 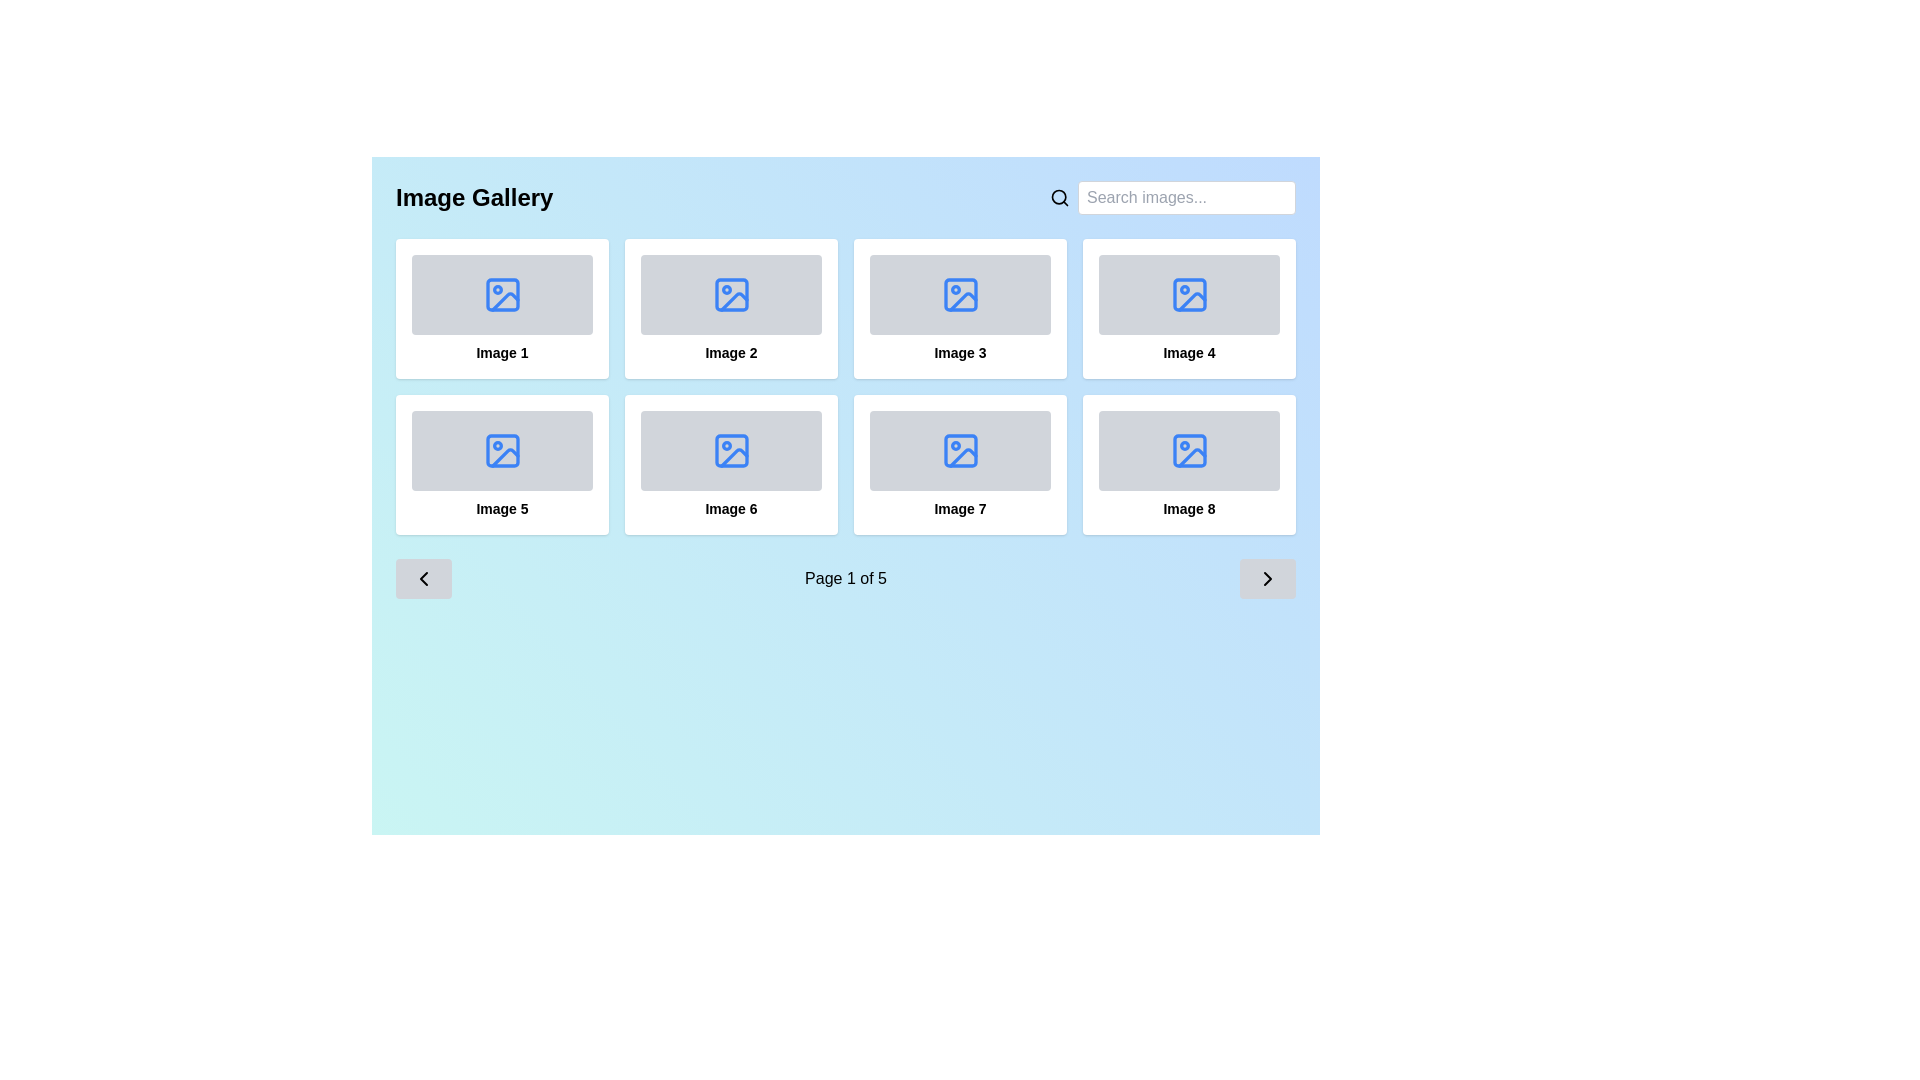 I want to click on the text label displaying 'Image 5', which is centrally aligned below a gray placeholder area representing an image, so click(x=502, y=508).